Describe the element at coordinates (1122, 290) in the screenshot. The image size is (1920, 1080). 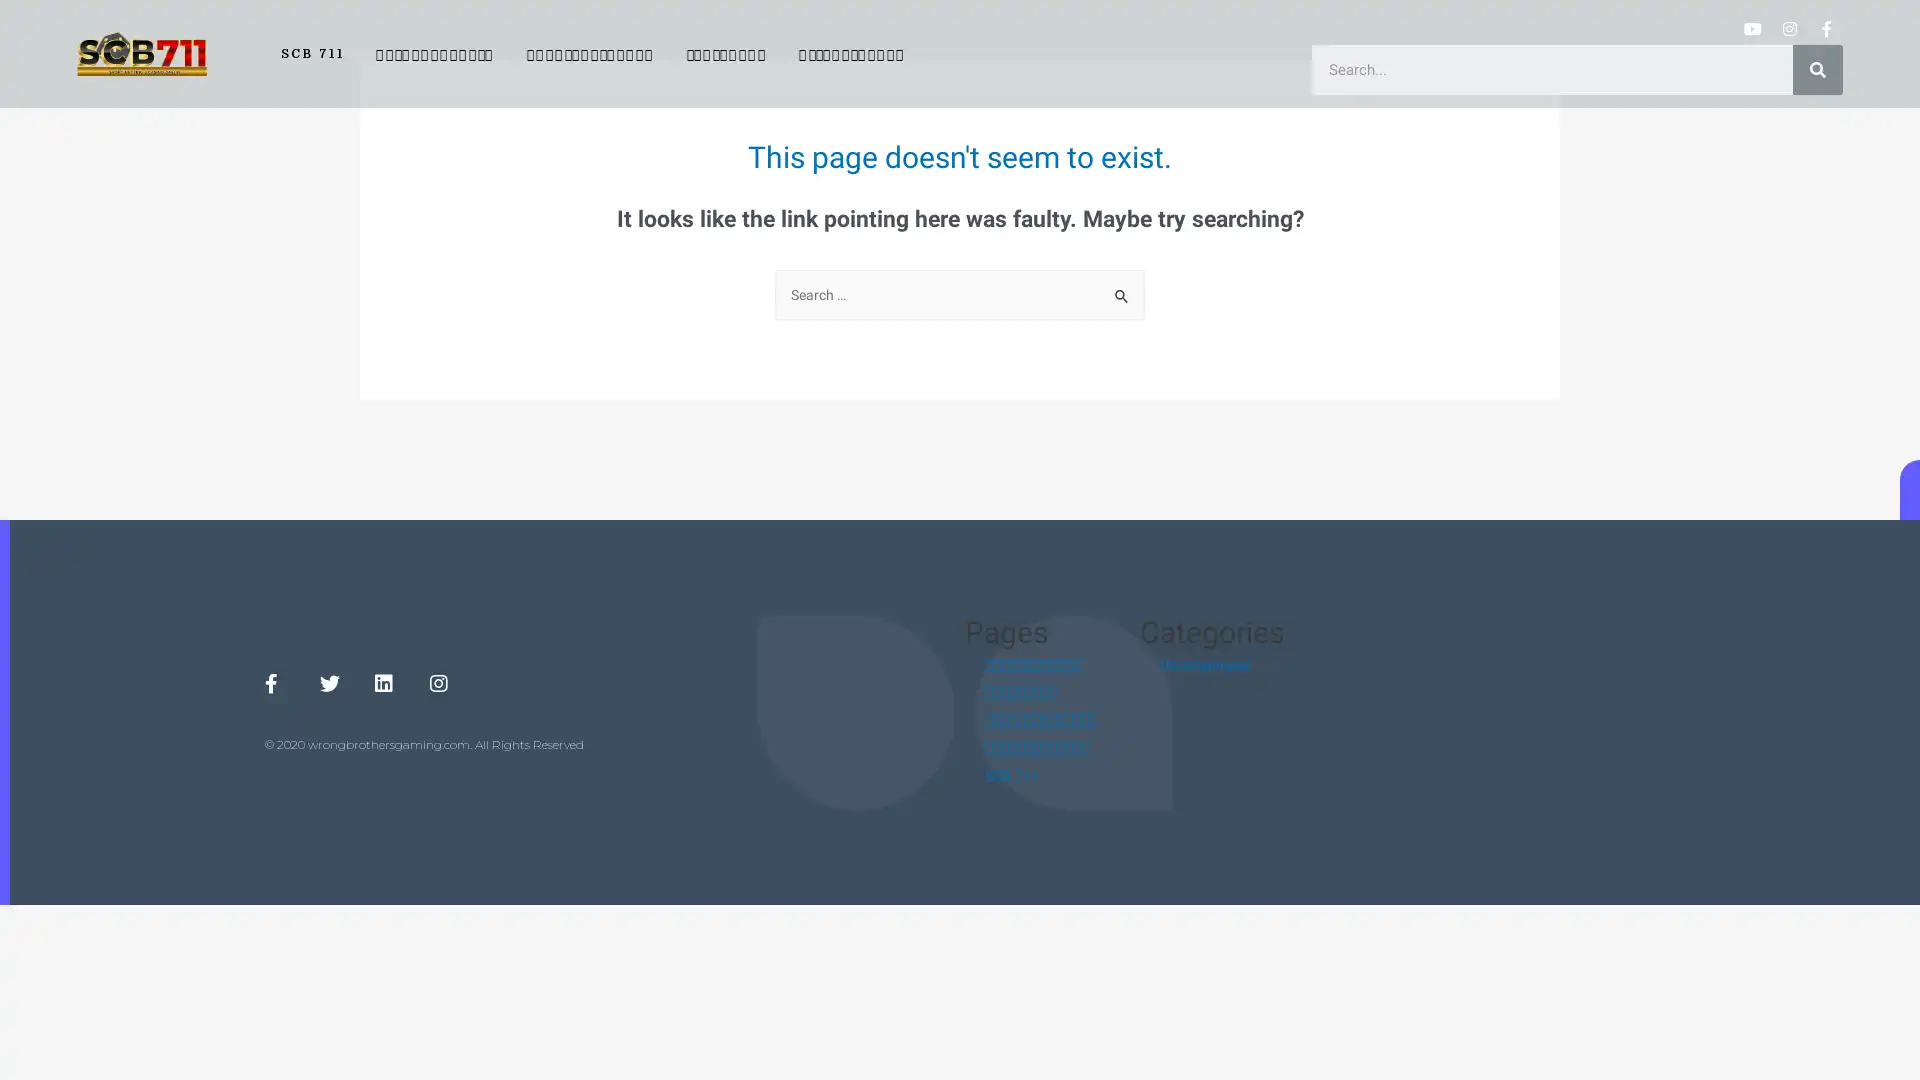
I see `Search` at that location.